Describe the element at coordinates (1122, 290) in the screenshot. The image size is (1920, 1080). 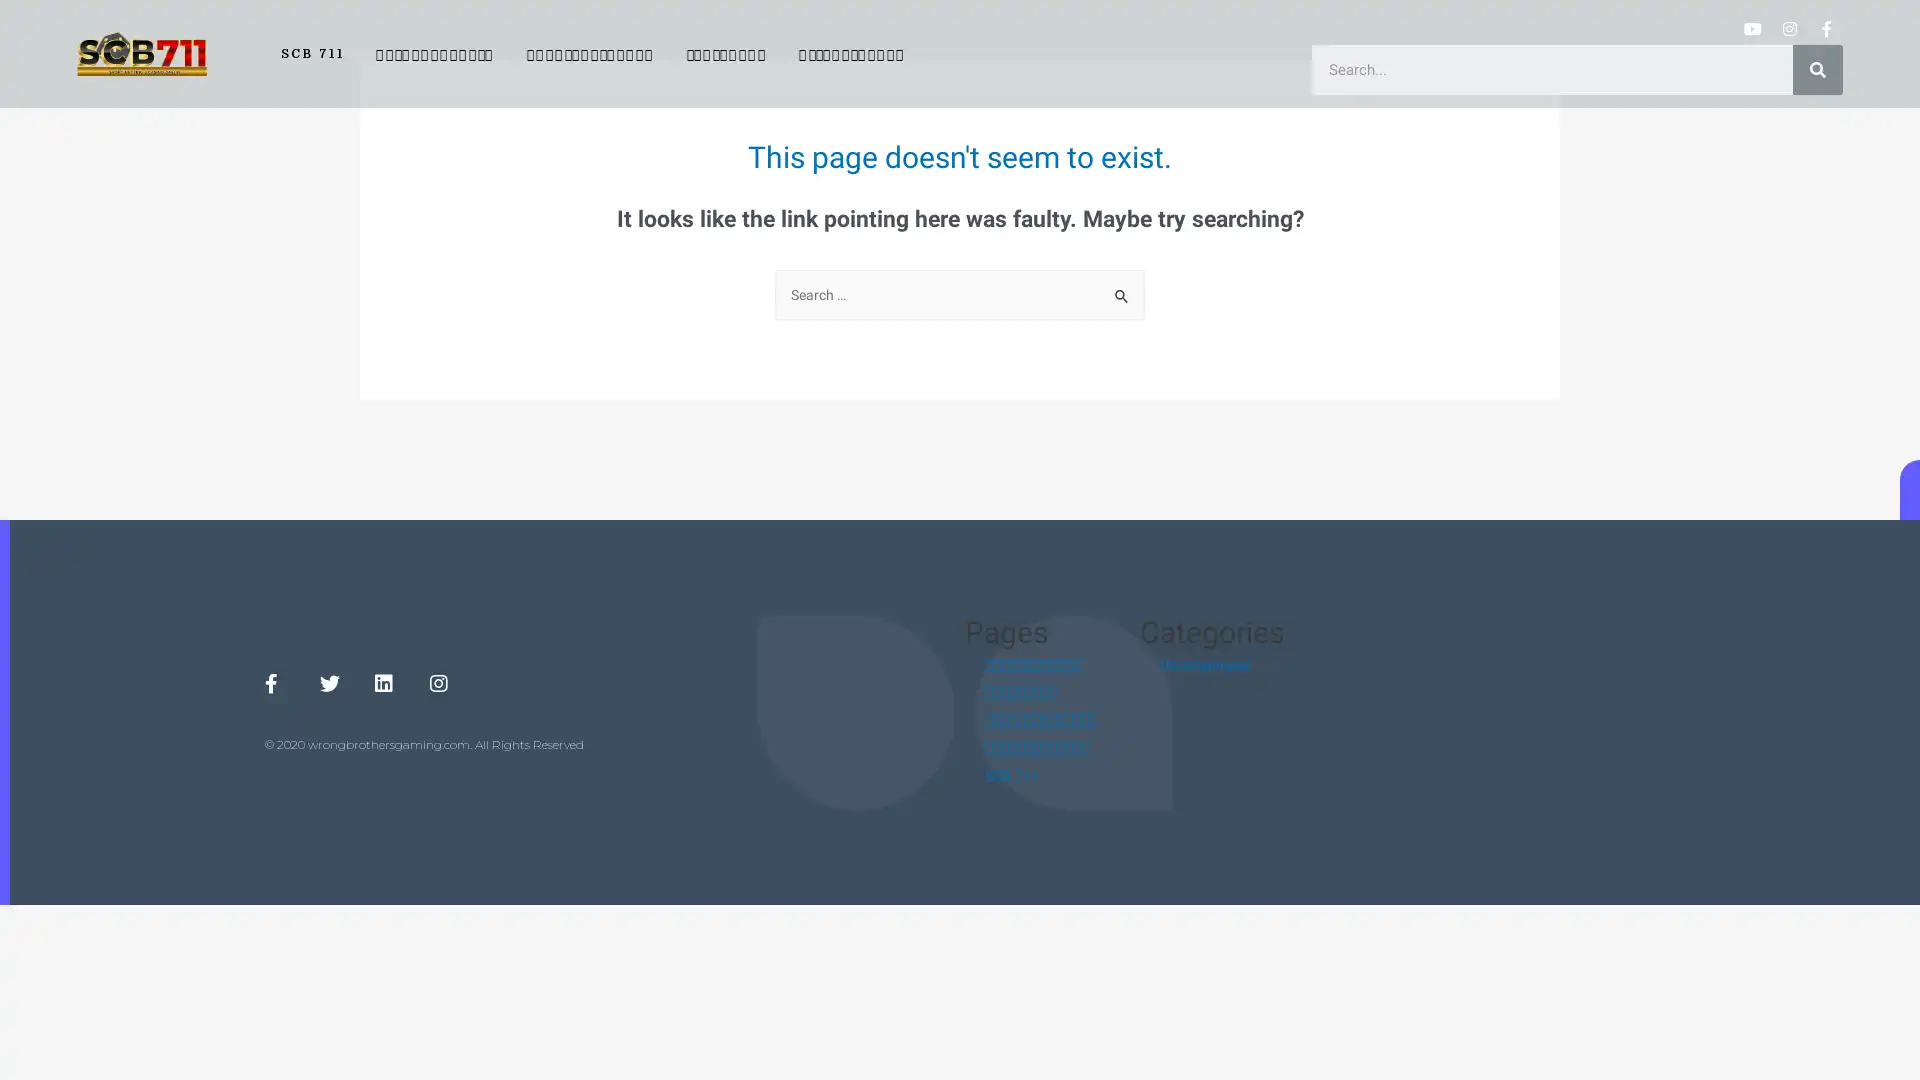
I see `Search` at that location.